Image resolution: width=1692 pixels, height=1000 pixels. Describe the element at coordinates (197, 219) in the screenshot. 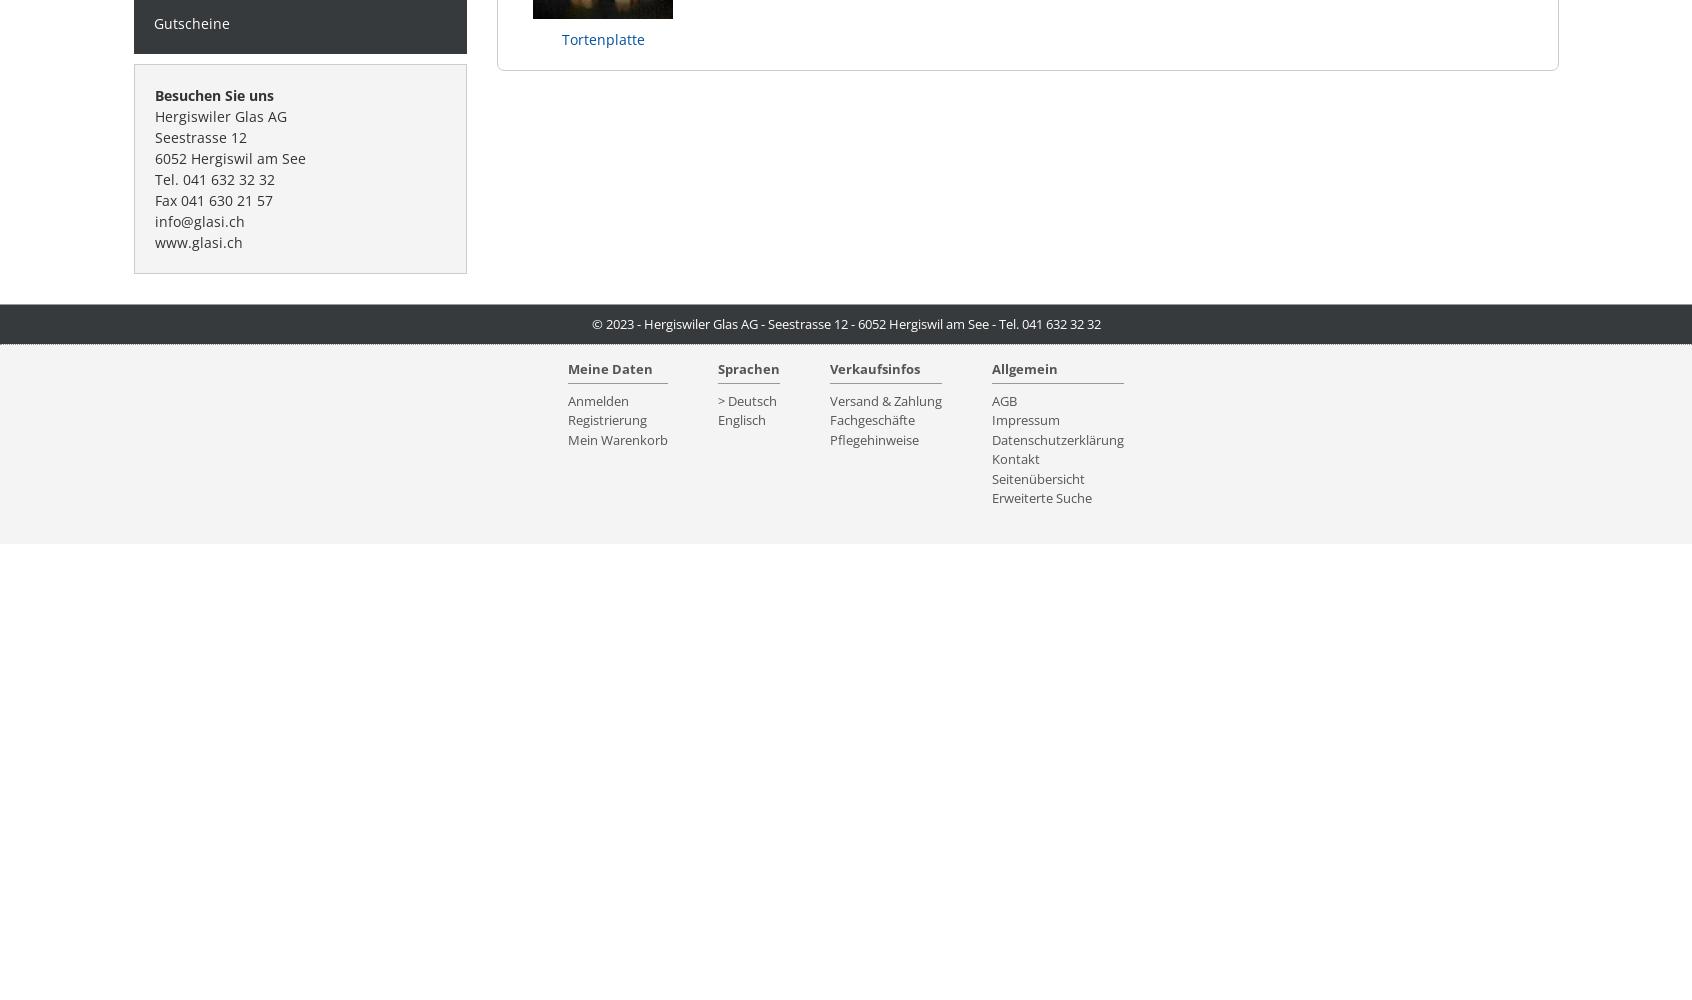

I see `'info@glasi.ch'` at that location.